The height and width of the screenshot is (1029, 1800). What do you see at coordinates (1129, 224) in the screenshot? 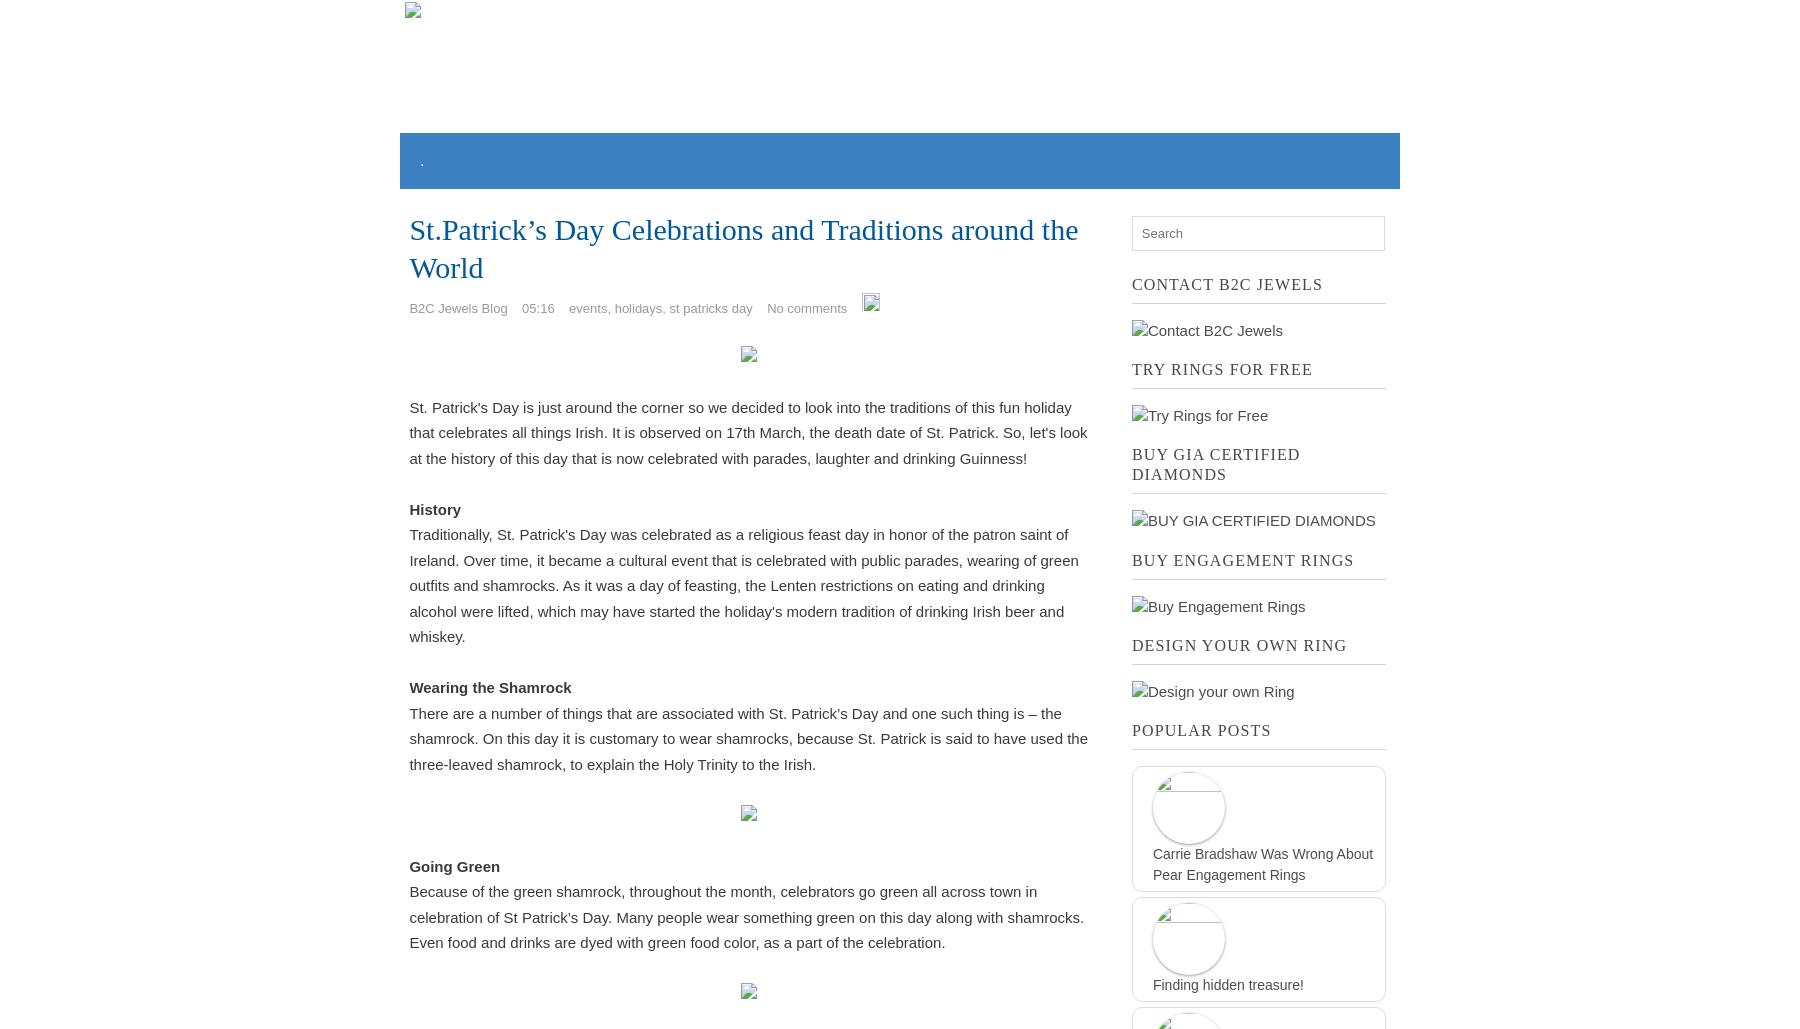
I see `'Search for:'` at bounding box center [1129, 224].